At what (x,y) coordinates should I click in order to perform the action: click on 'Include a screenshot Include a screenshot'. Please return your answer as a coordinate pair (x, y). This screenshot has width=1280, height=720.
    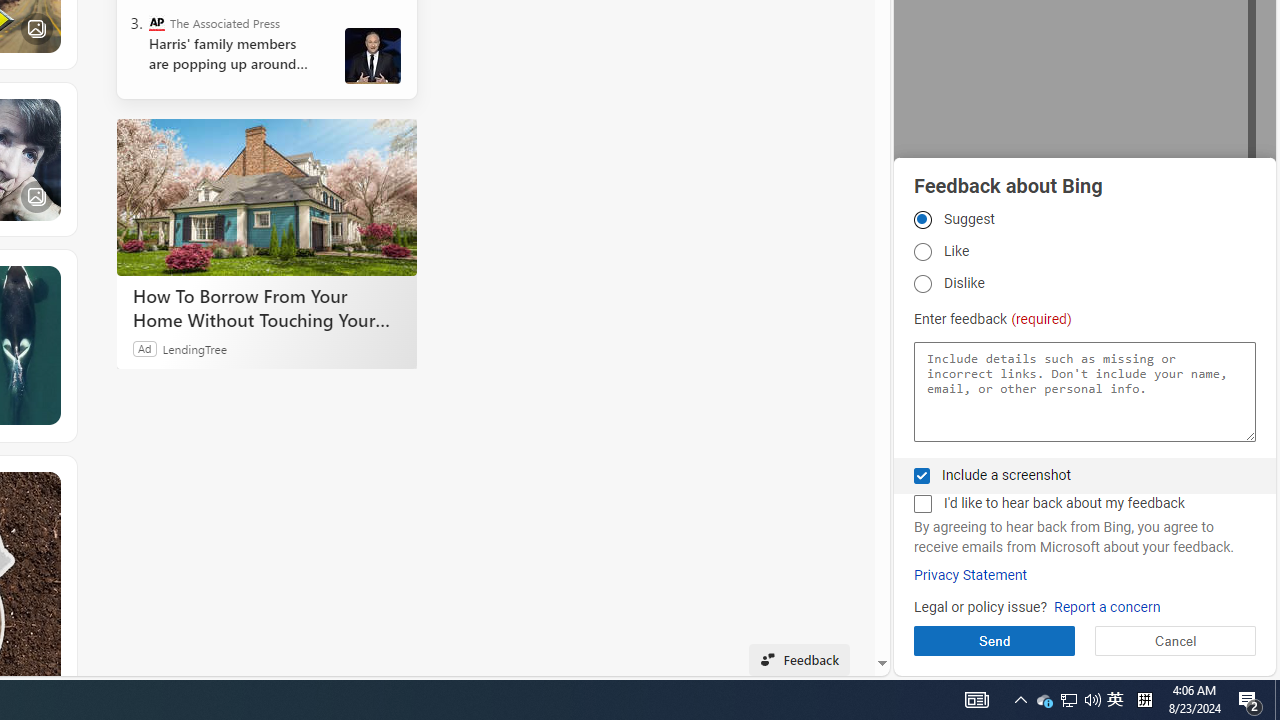
    Looking at the image, I should click on (921, 475).